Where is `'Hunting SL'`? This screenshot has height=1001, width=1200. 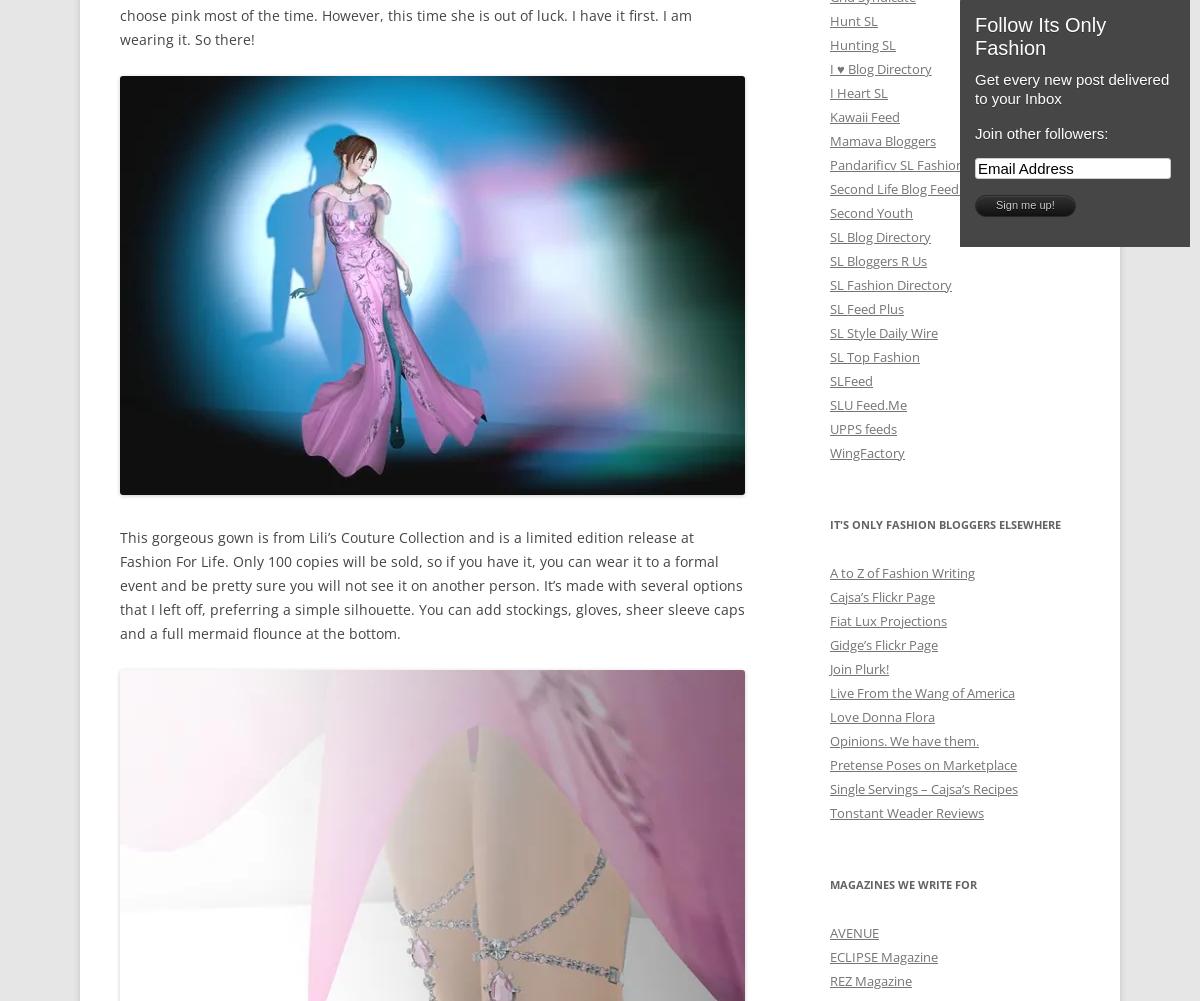
'Hunting SL' is located at coordinates (862, 44).